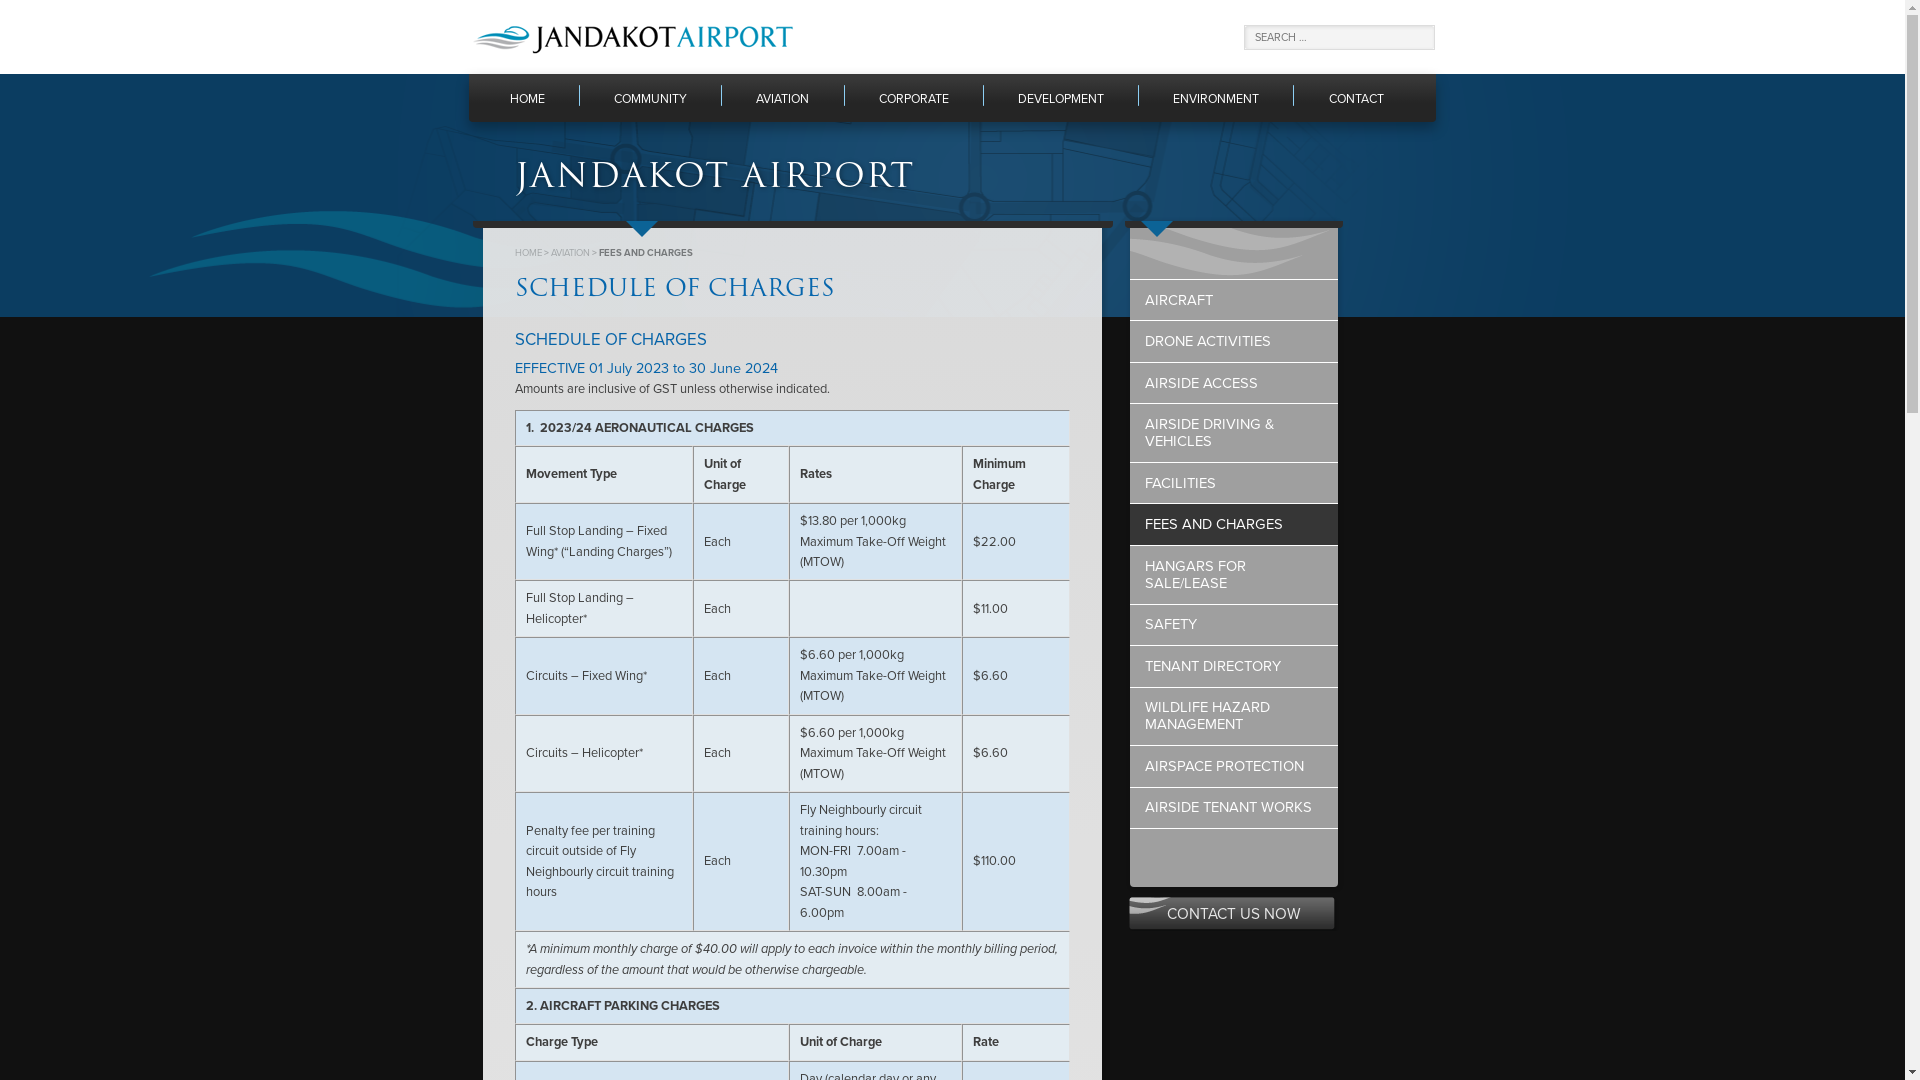 Image resolution: width=1920 pixels, height=1080 pixels. Describe the element at coordinates (1232, 340) in the screenshot. I see `'DRONE ACTIVITIES'` at that location.